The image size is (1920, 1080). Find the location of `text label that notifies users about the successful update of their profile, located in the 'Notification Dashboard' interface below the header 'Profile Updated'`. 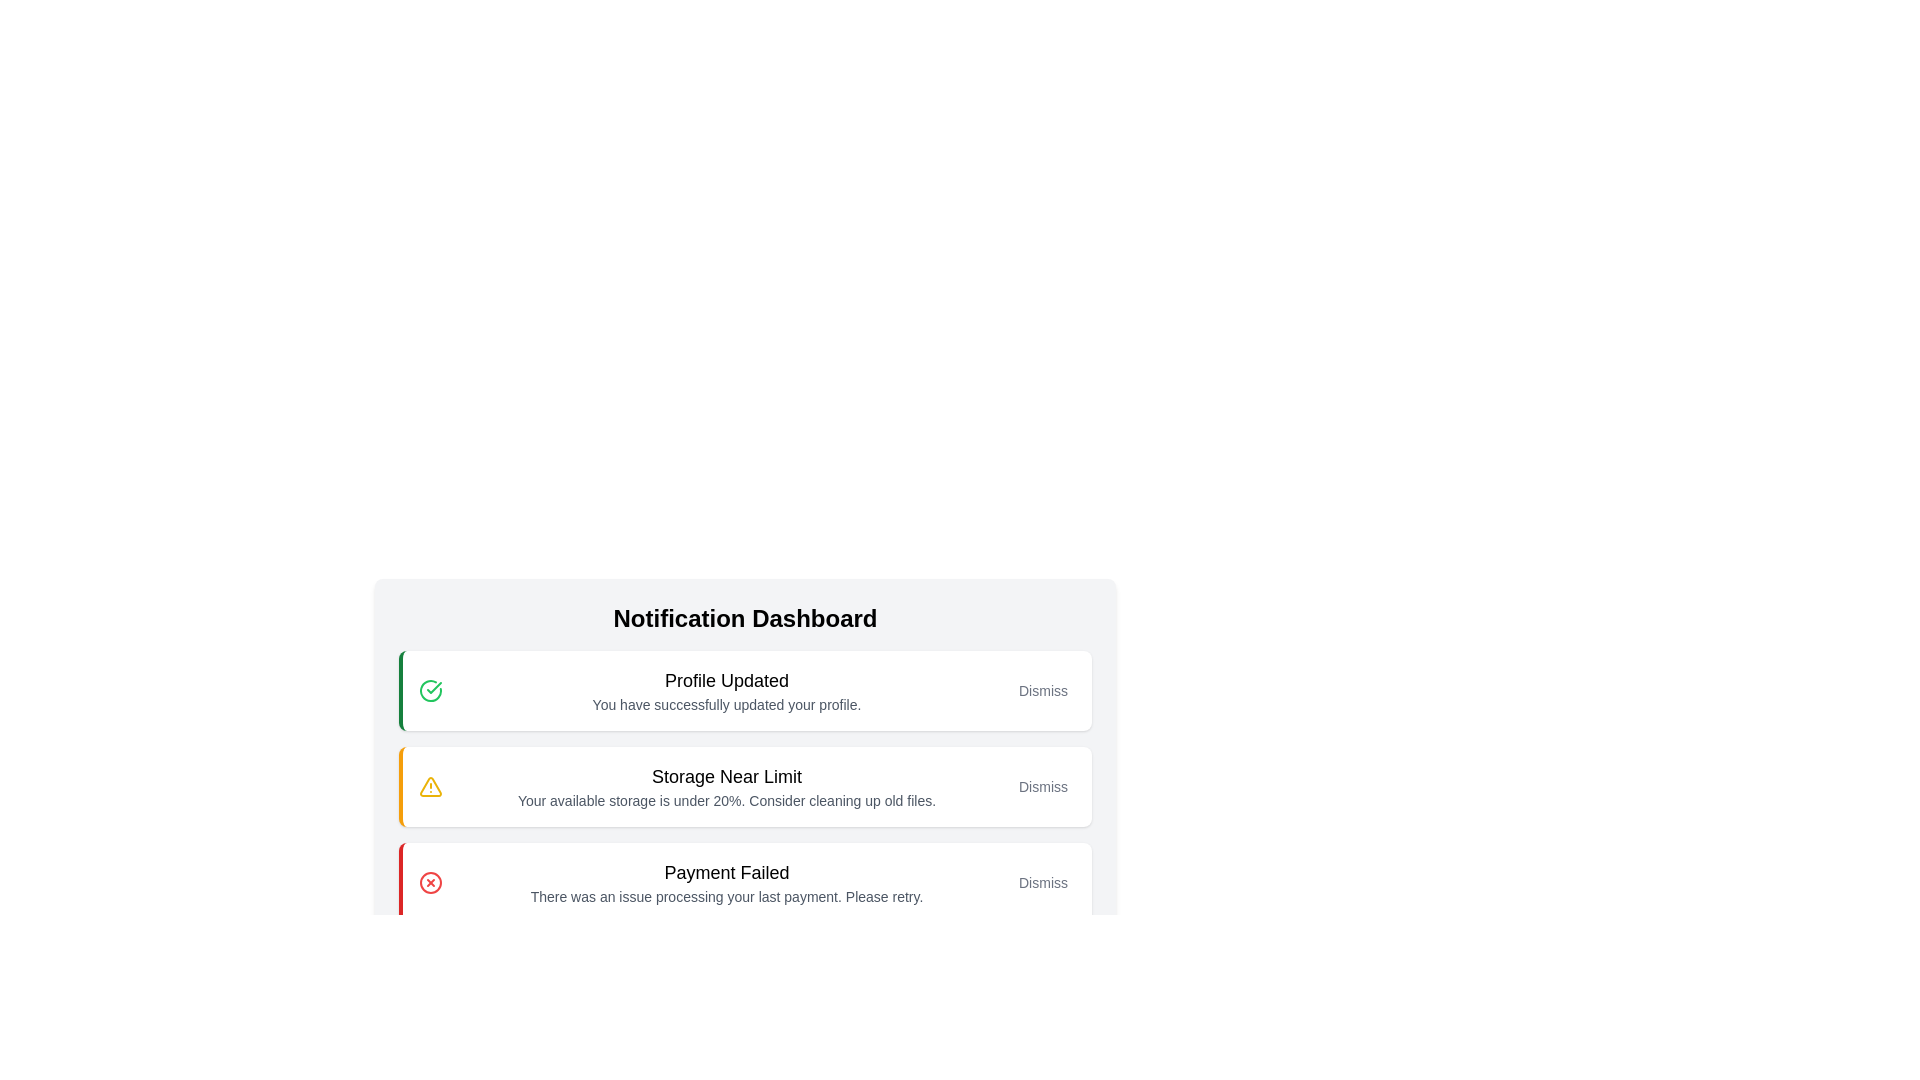

text label that notifies users about the successful update of their profile, located in the 'Notification Dashboard' interface below the header 'Profile Updated' is located at coordinates (725, 704).